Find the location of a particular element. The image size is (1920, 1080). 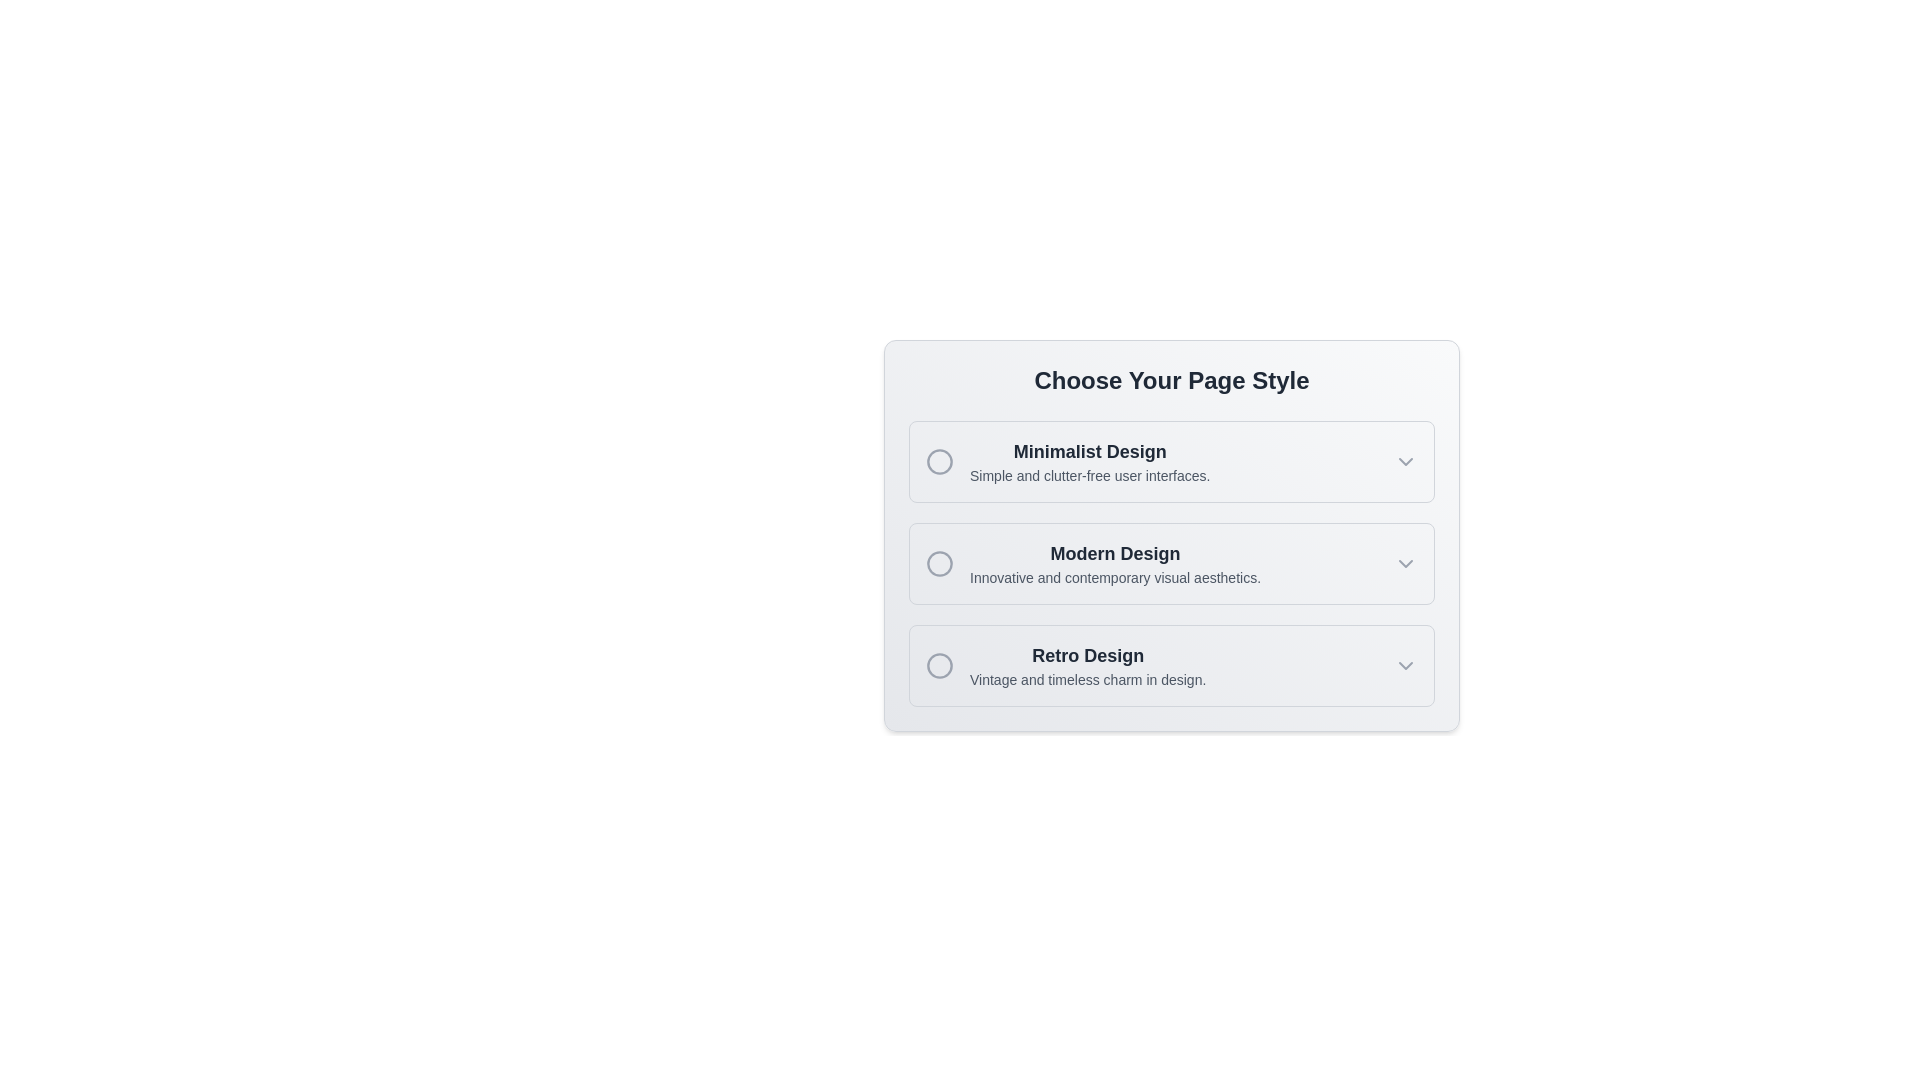

the bold, large textual header that reads 'Choose Your Page Style', which is centered at the top of the card-like selection interface is located at coordinates (1171, 381).